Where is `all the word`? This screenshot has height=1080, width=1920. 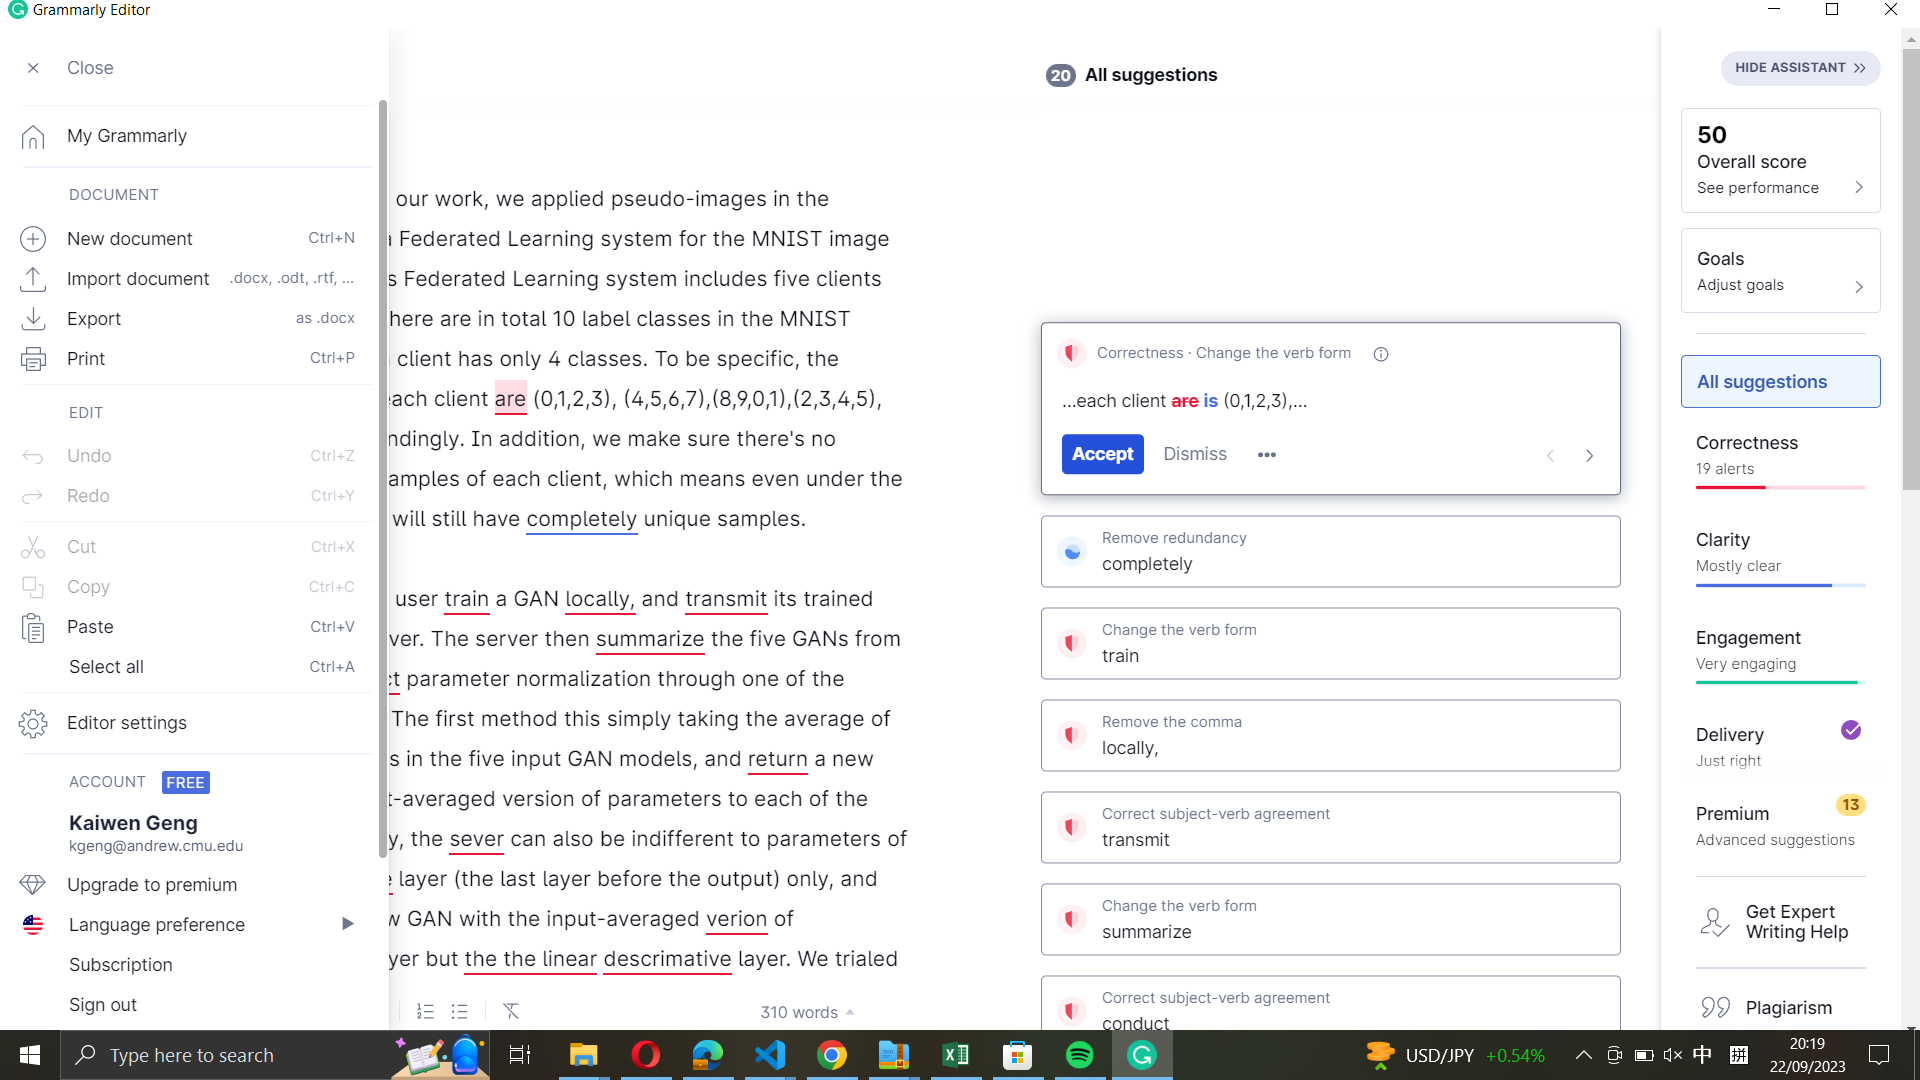 all the word is located at coordinates (191, 668).